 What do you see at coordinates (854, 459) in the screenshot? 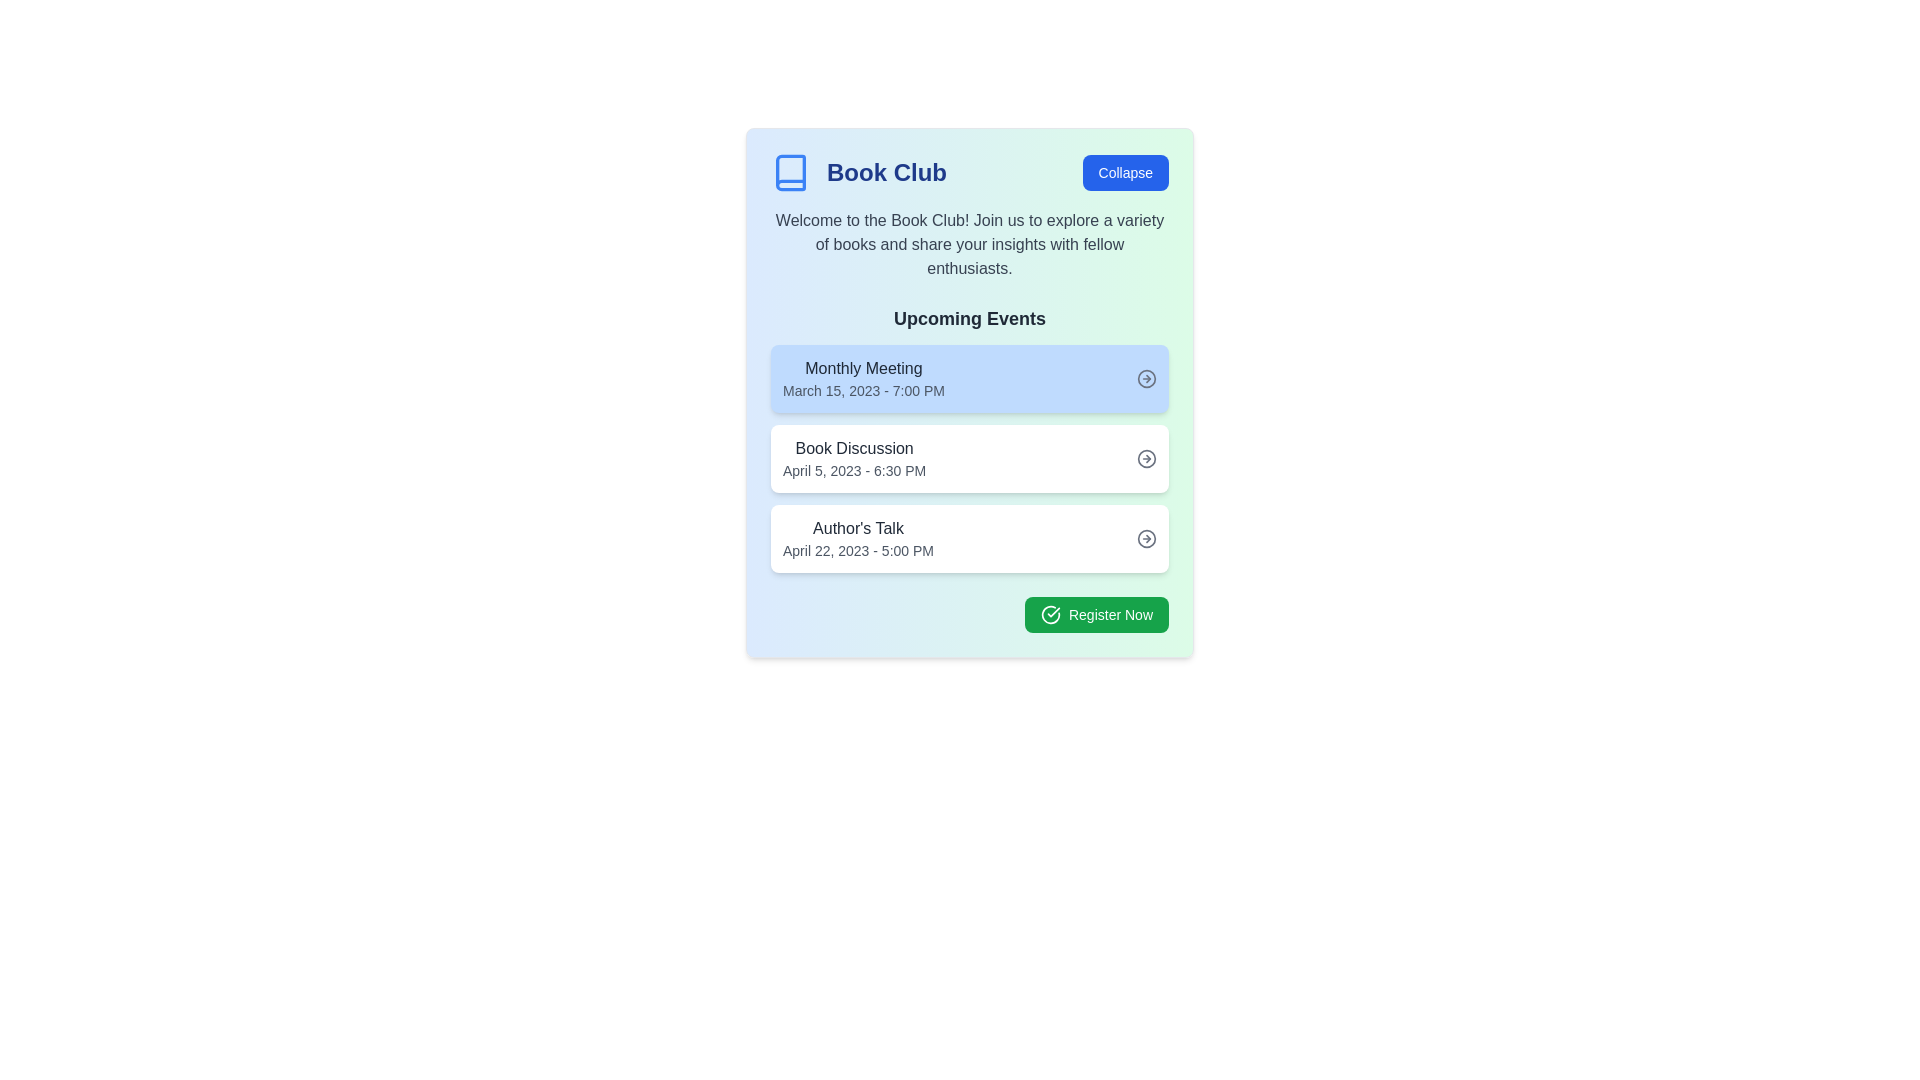
I see `the 'Book Discussion' text label, which describes the event scheduled for April 5, 2023, at 6:30 PM, positioned as the second item in the vertical list of event cards under 'Upcoming Events.'` at bounding box center [854, 459].